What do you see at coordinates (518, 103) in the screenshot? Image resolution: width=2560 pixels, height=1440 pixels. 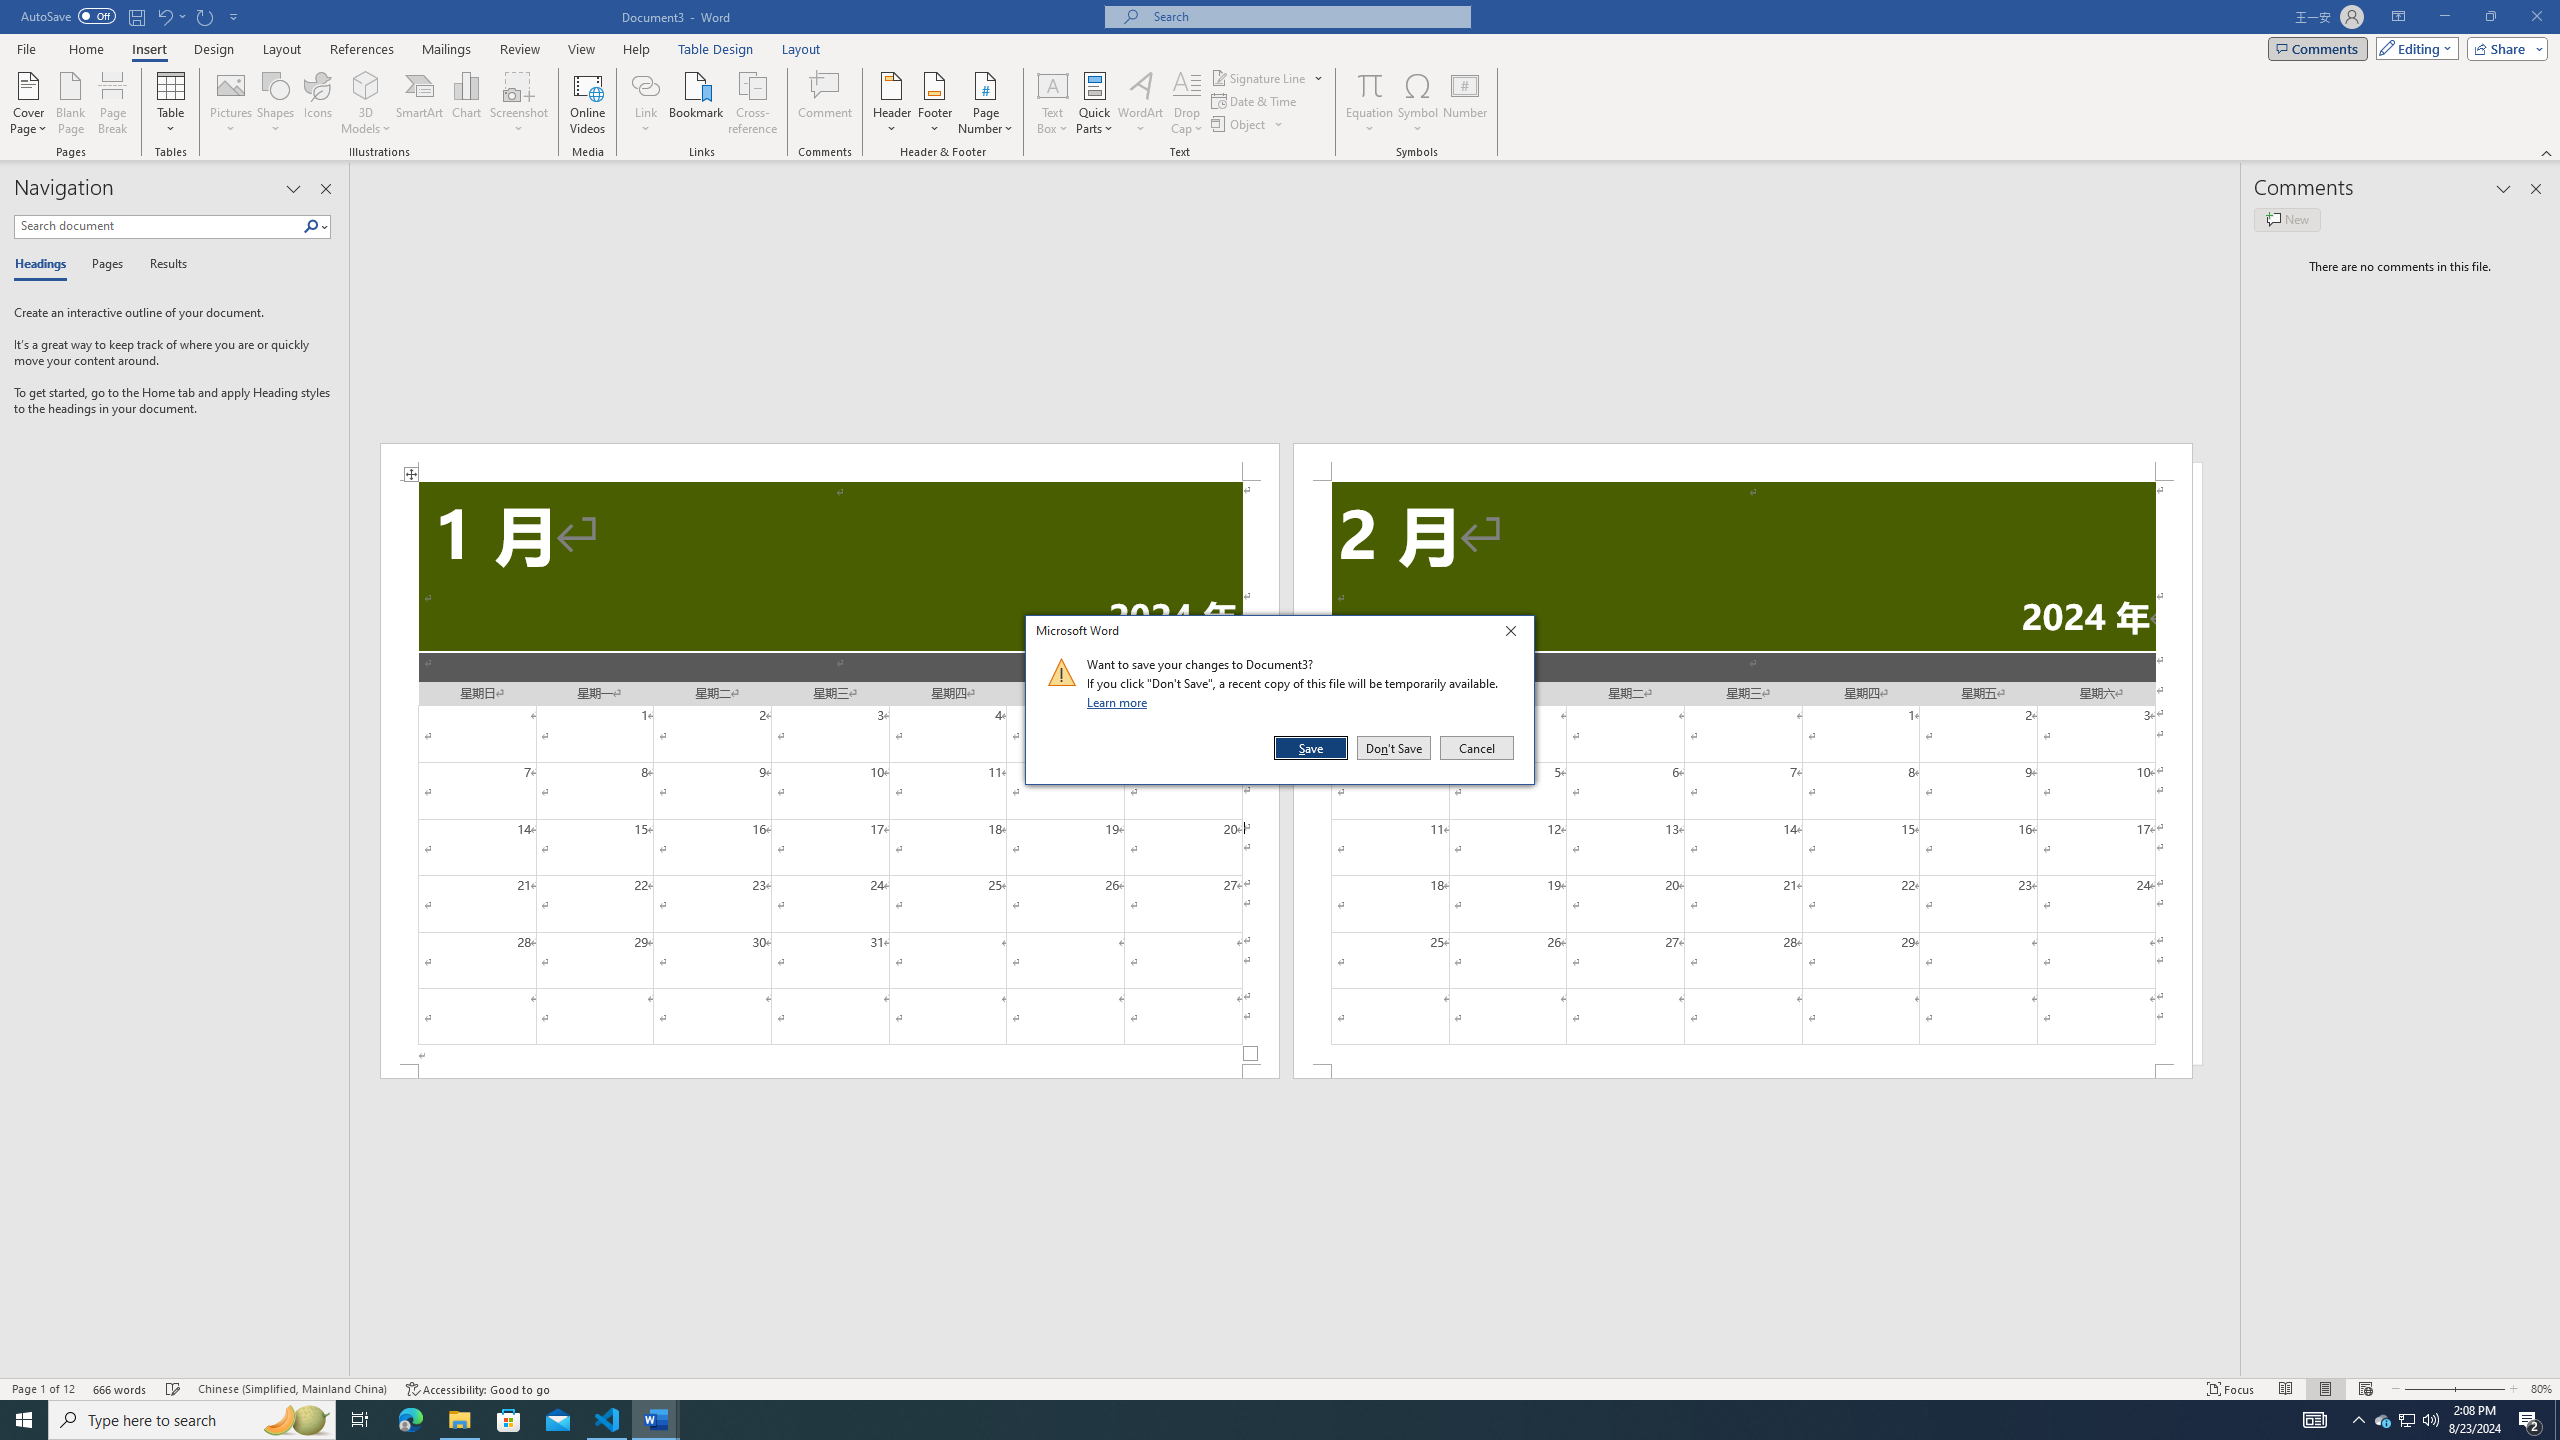 I see `'Screenshot'` at bounding box center [518, 103].